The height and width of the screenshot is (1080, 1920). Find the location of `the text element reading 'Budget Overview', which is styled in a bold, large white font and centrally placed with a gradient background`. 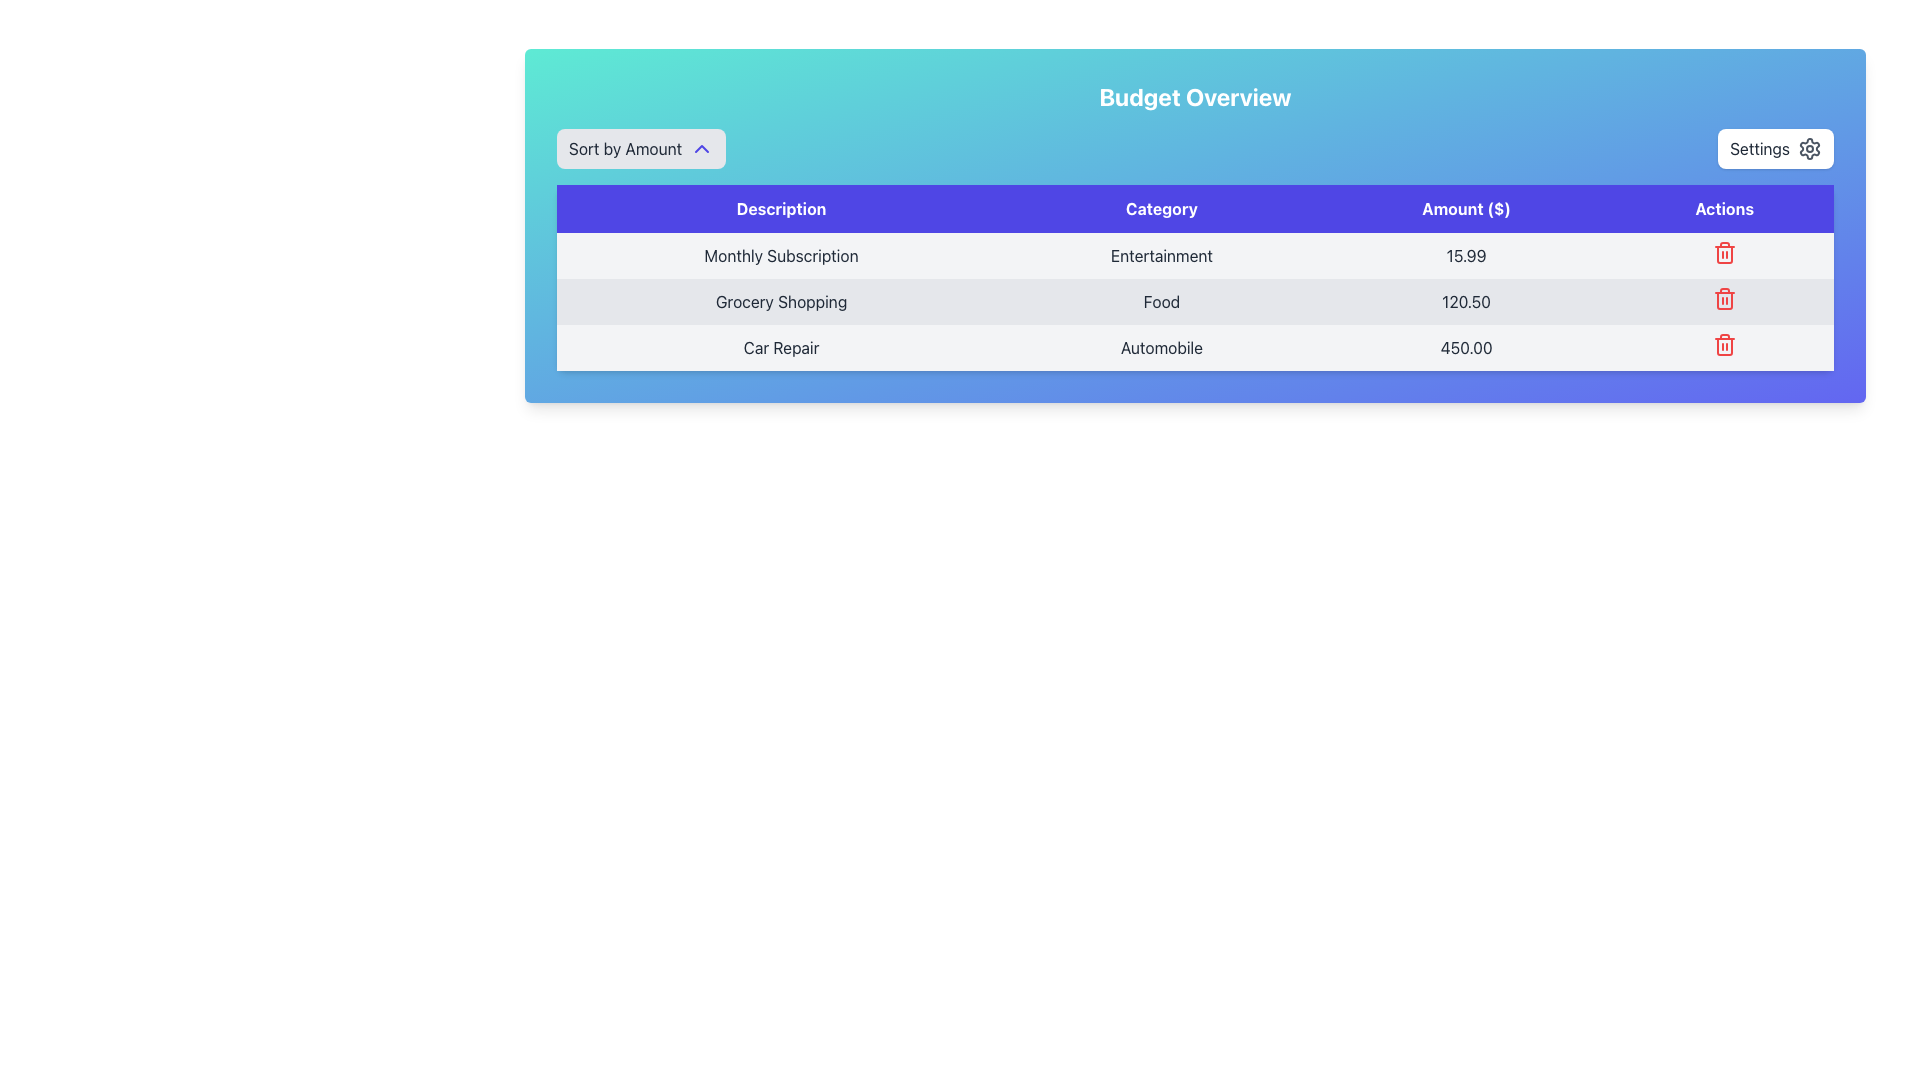

the text element reading 'Budget Overview', which is styled in a bold, large white font and centrally placed with a gradient background is located at coordinates (1195, 96).